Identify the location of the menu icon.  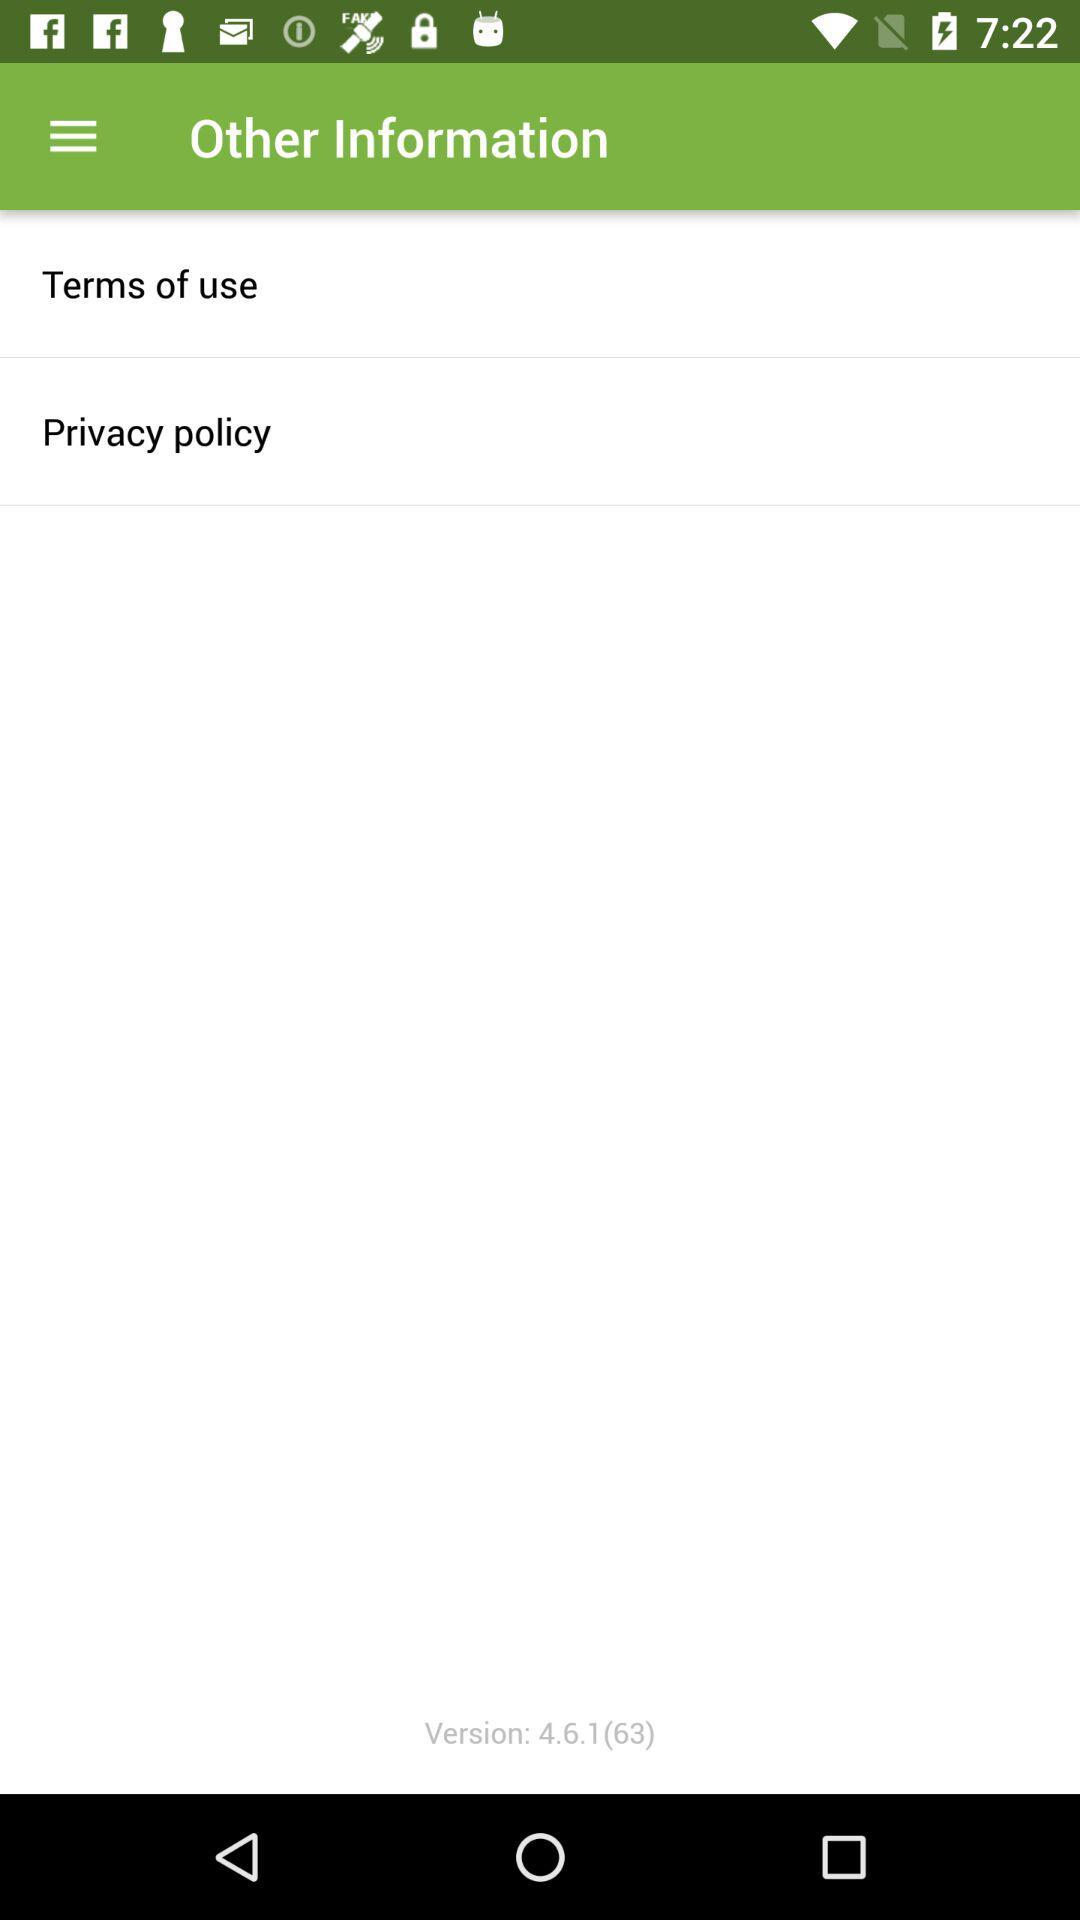
(72, 135).